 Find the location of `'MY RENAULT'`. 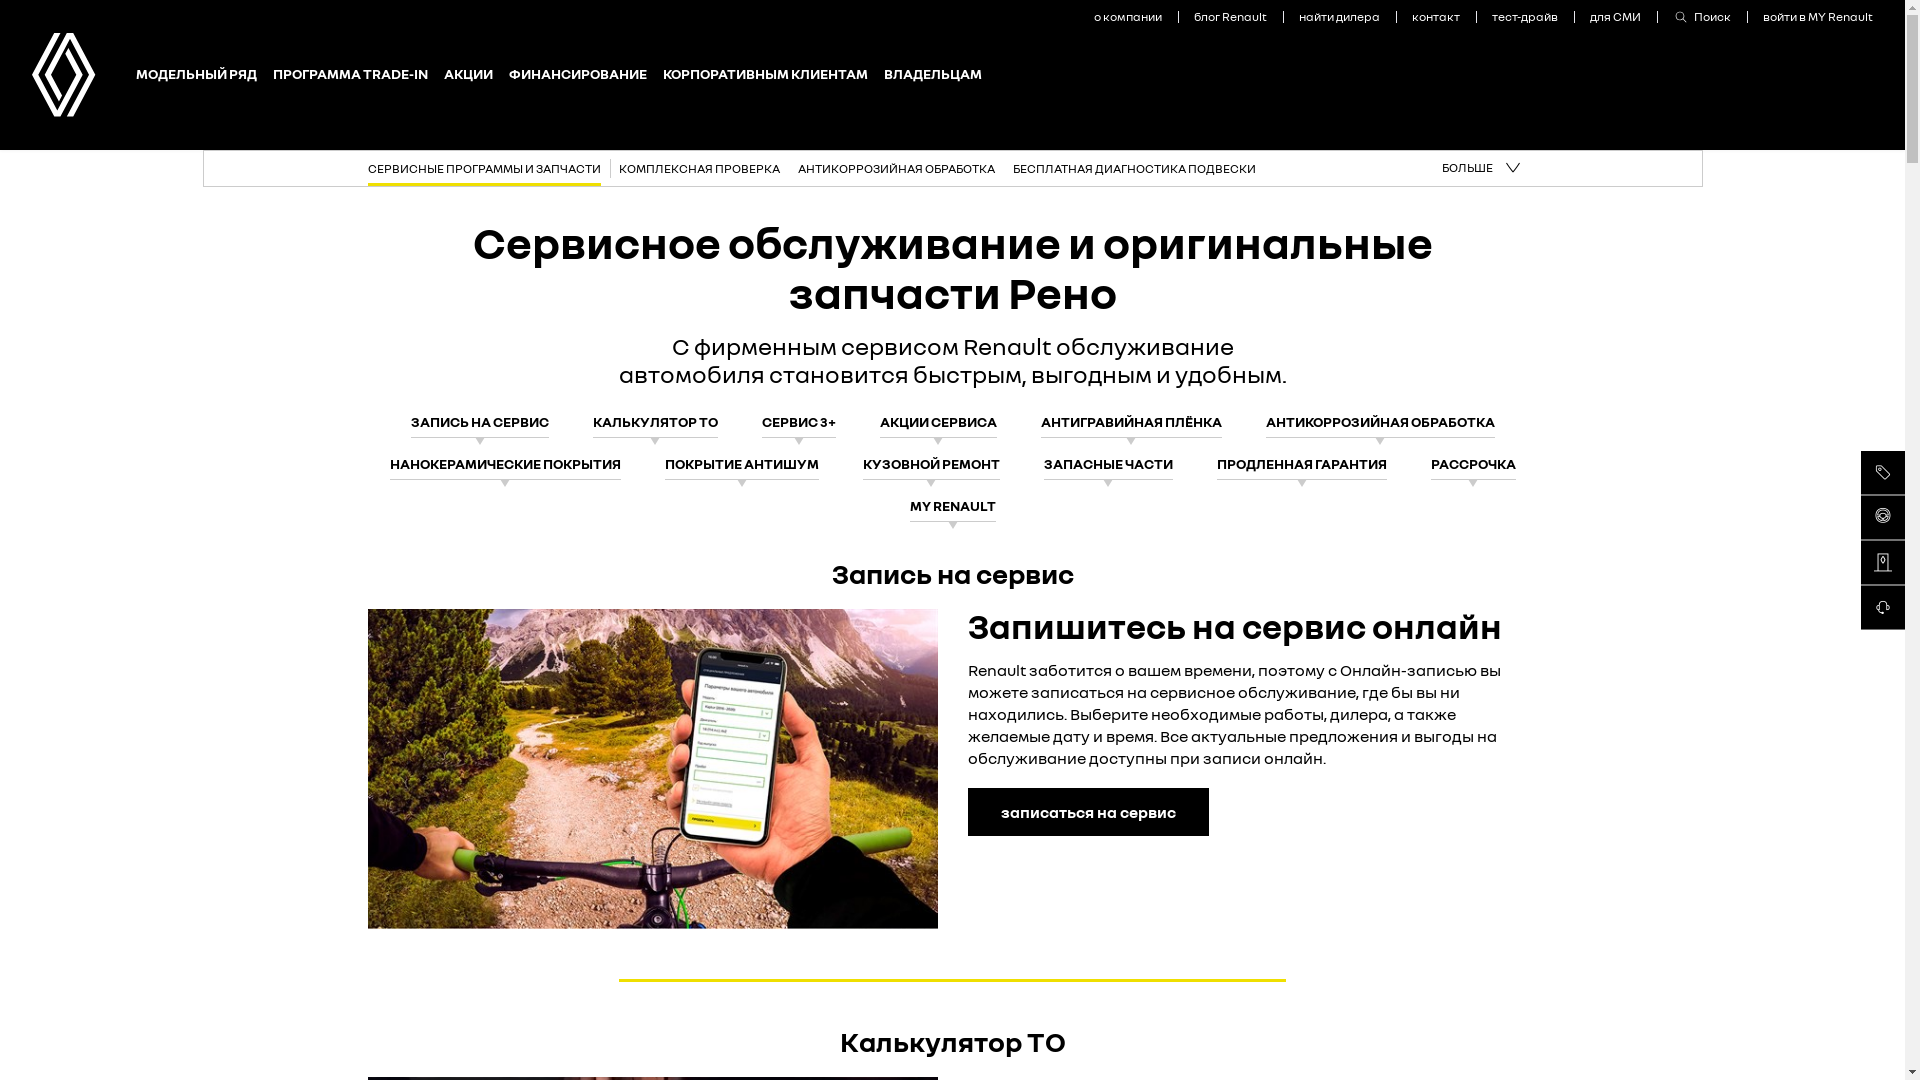

'MY RENAULT' is located at coordinates (952, 503).